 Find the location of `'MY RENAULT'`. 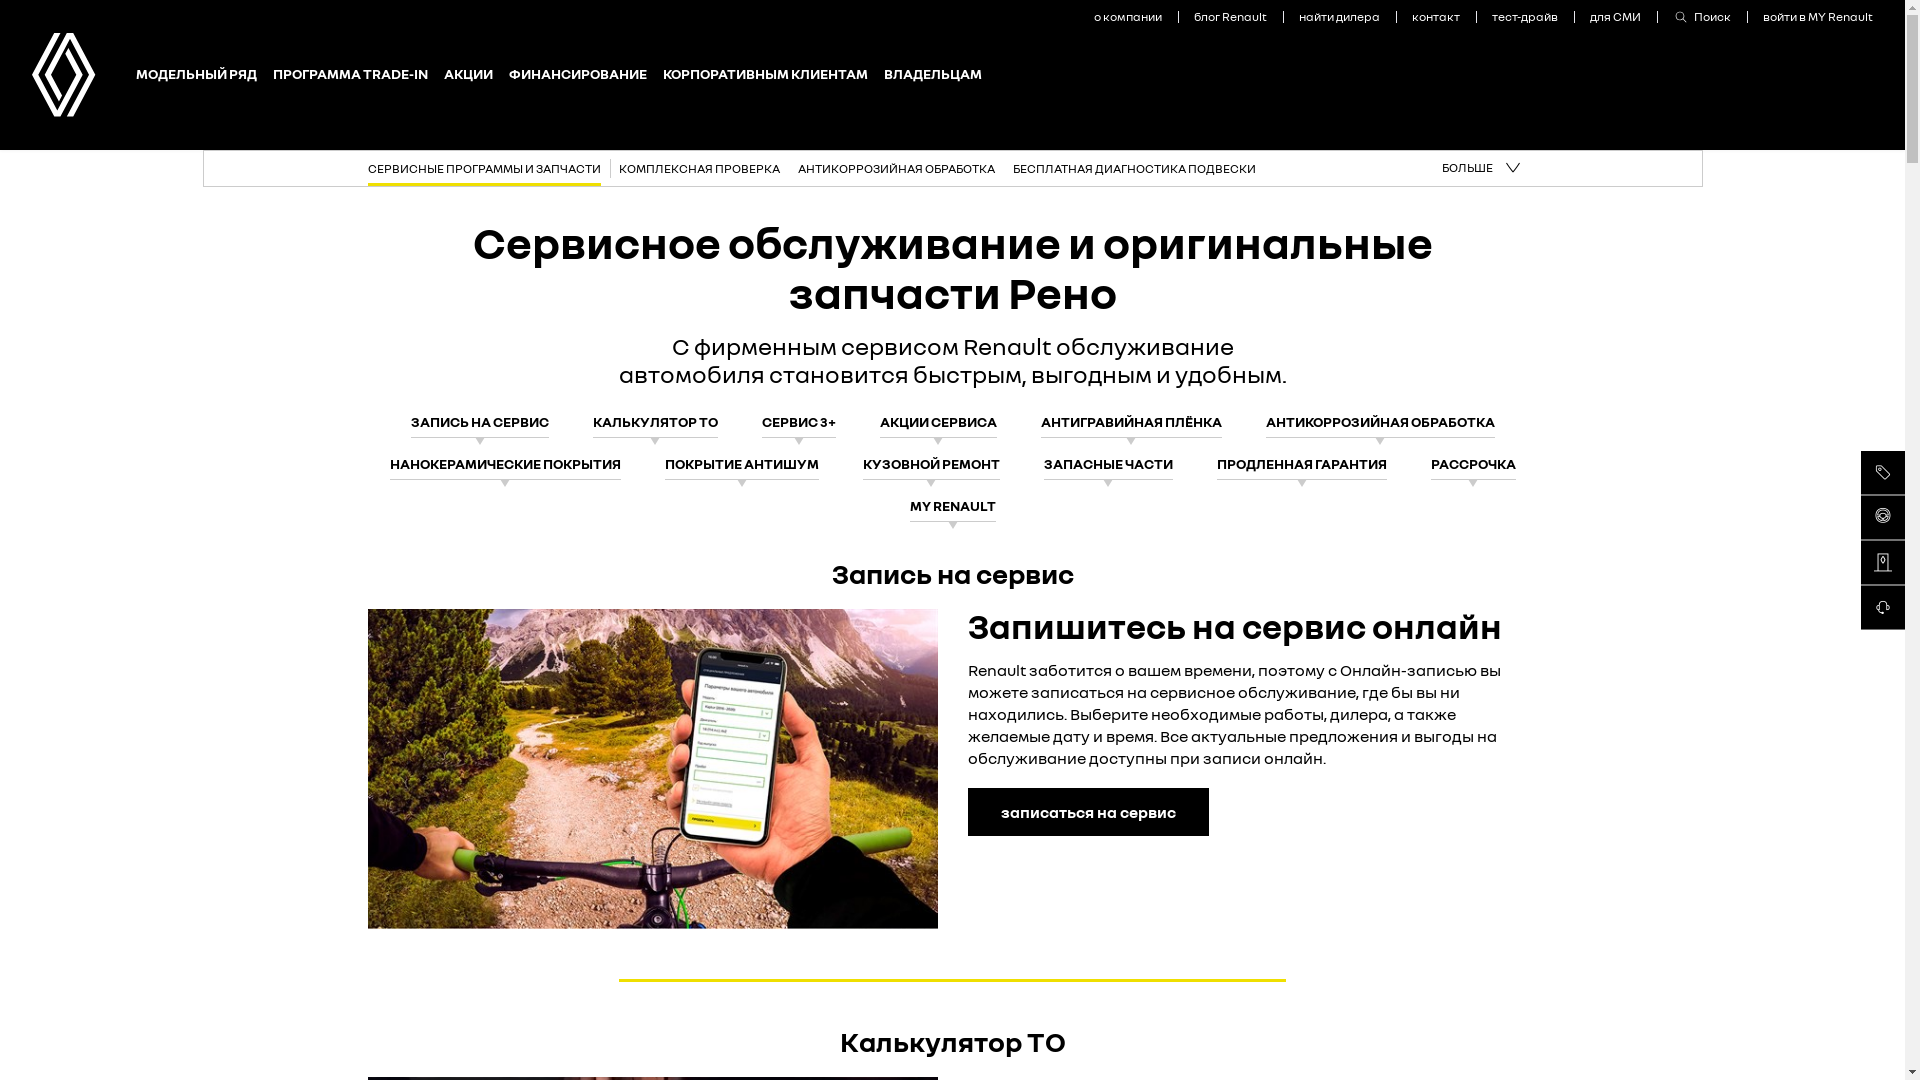

'MY RENAULT' is located at coordinates (952, 503).